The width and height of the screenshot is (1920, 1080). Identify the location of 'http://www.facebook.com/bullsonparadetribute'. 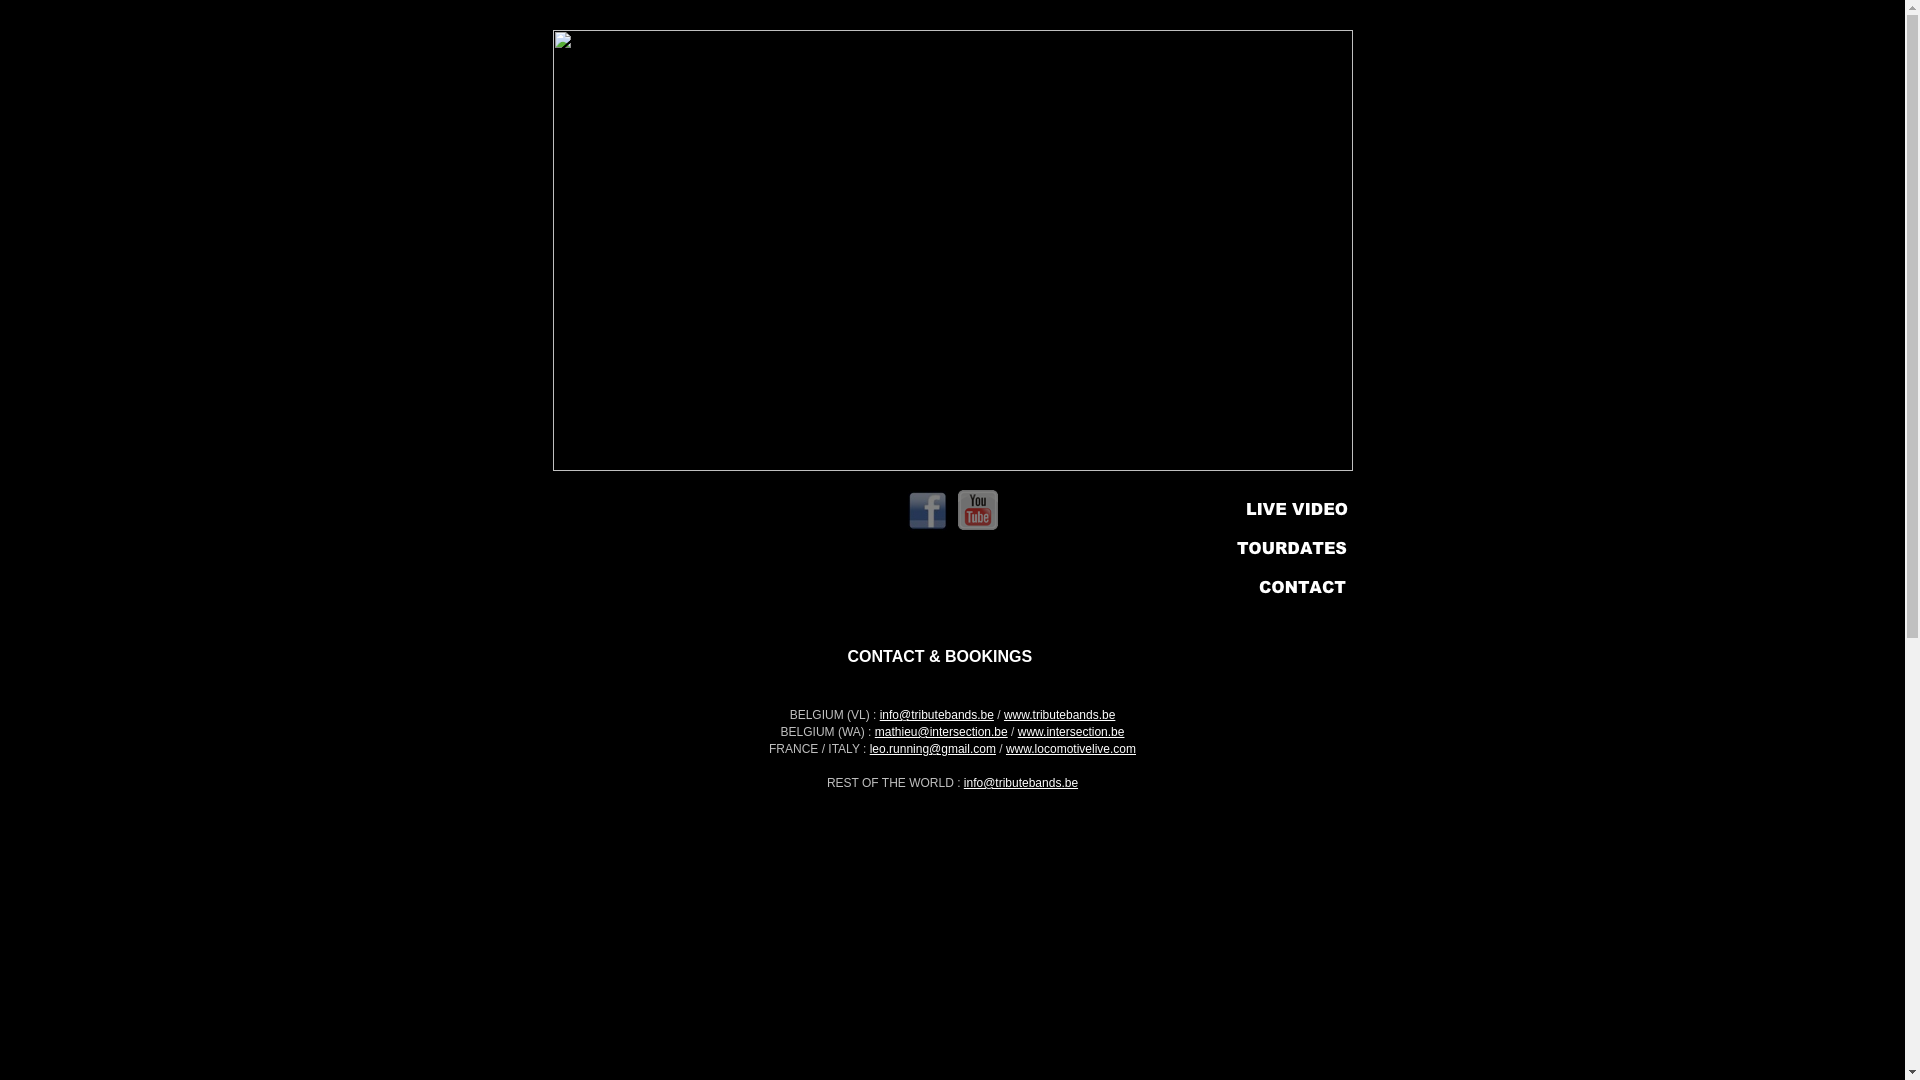
(926, 524).